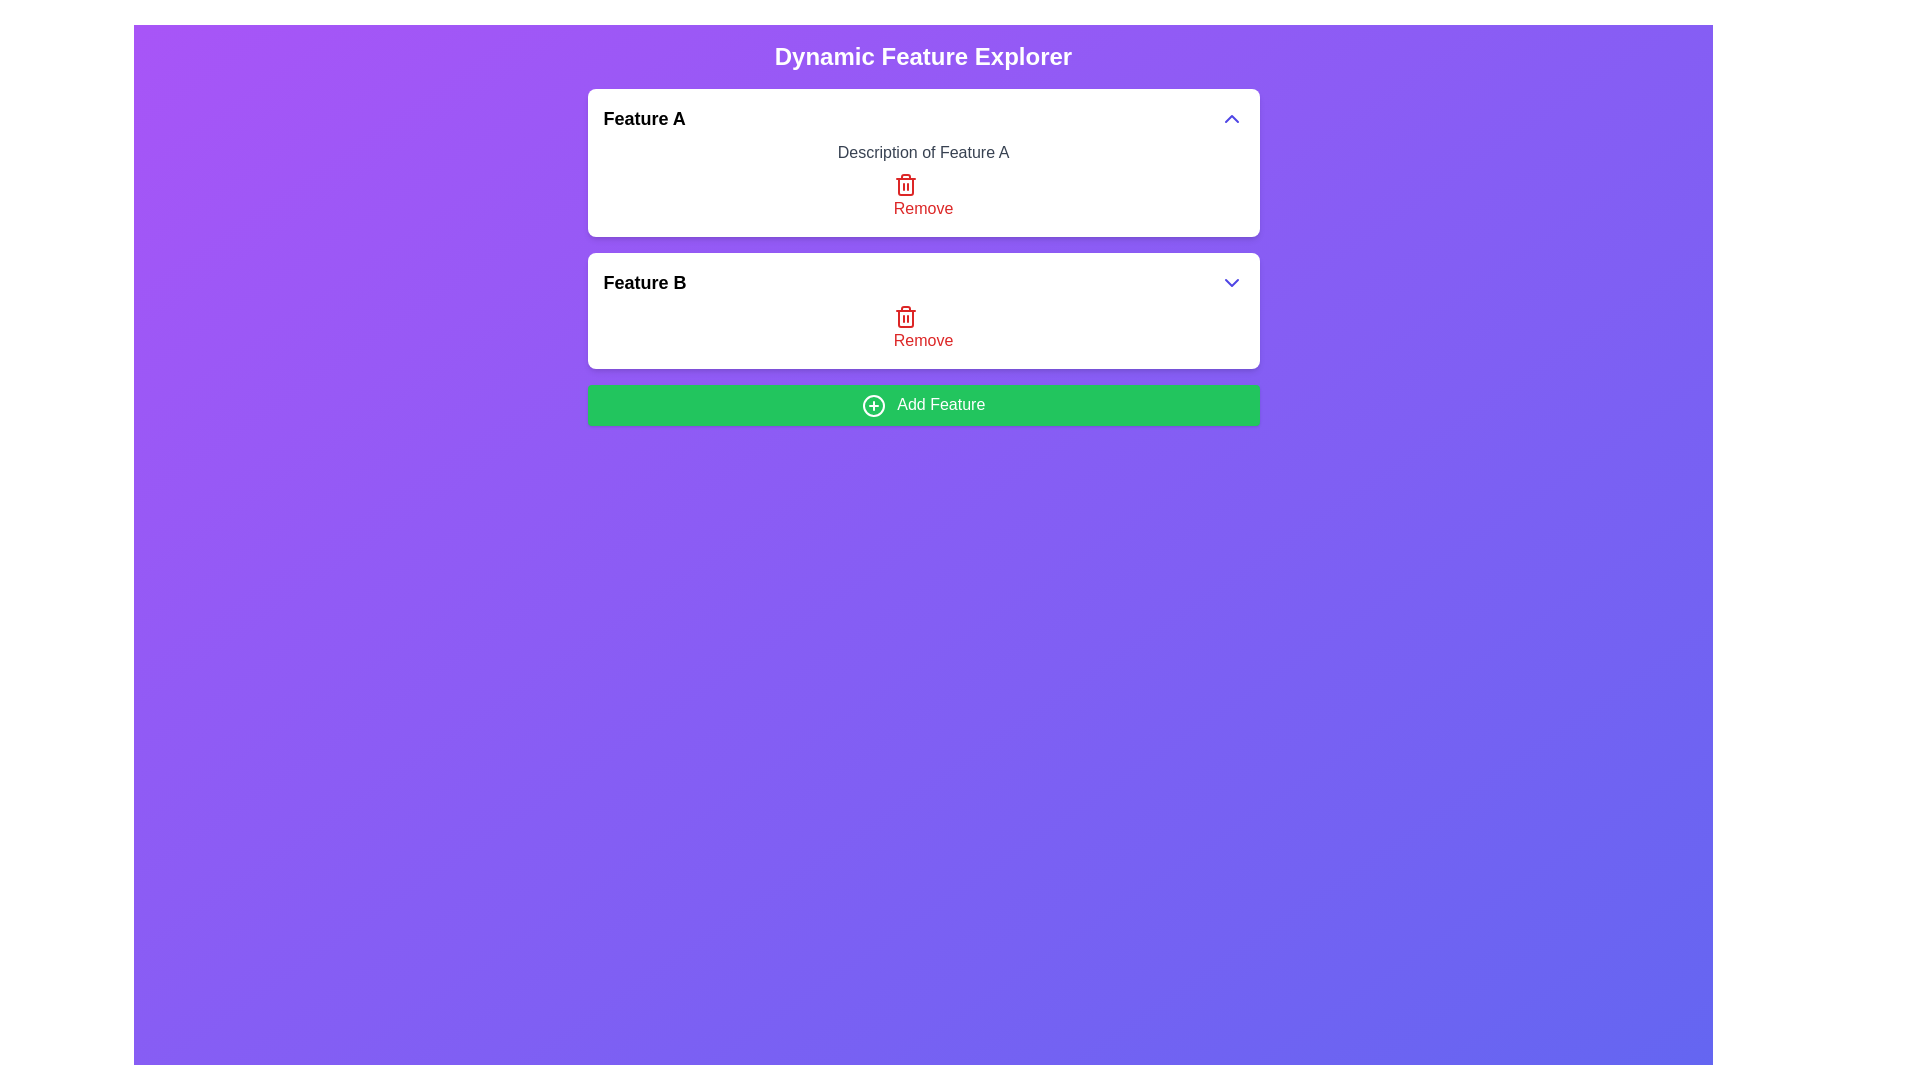 This screenshot has height=1080, width=1920. What do you see at coordinates (873, 405) in the screenshot?
I see `the SVG graphic icon located at the center of the 'Add Feature' button` at bounding box center [873, 405].